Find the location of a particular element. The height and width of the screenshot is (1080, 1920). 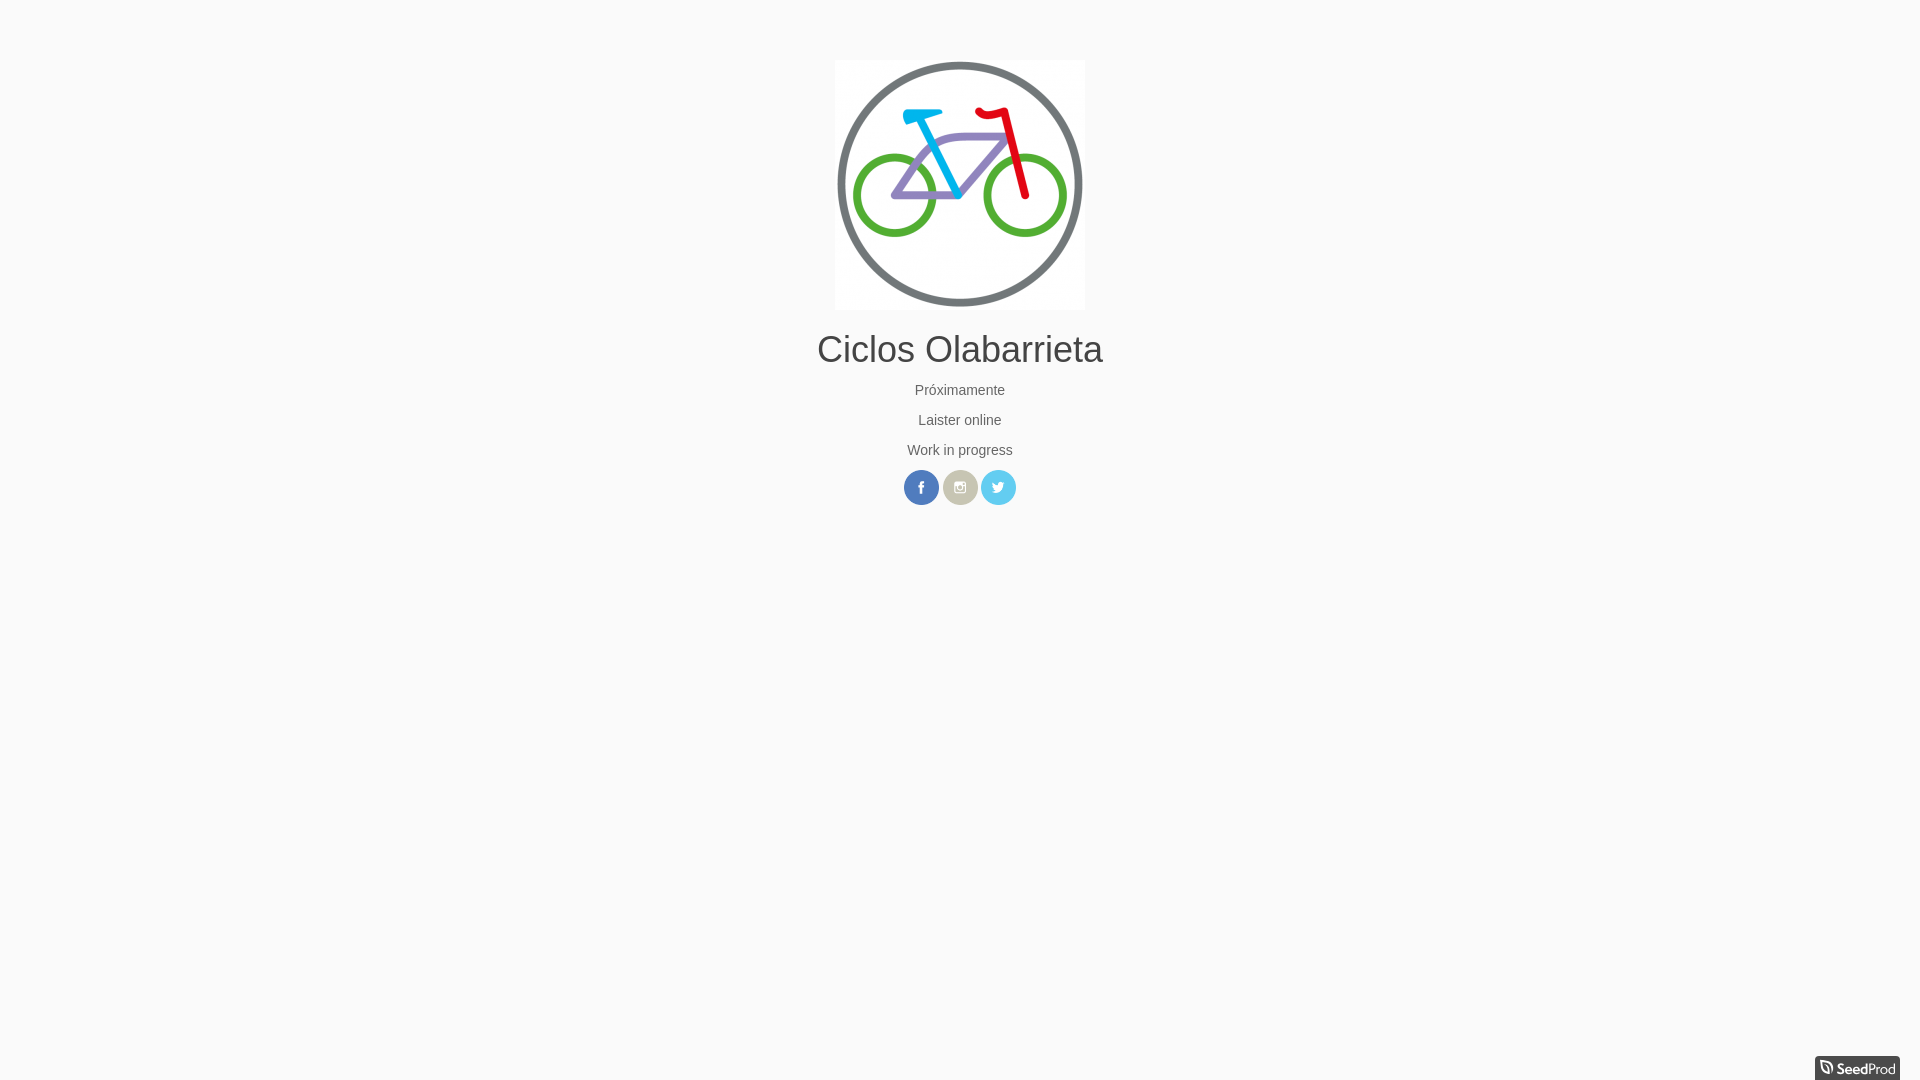

'Instagram' is located at coordinates (958, 487).